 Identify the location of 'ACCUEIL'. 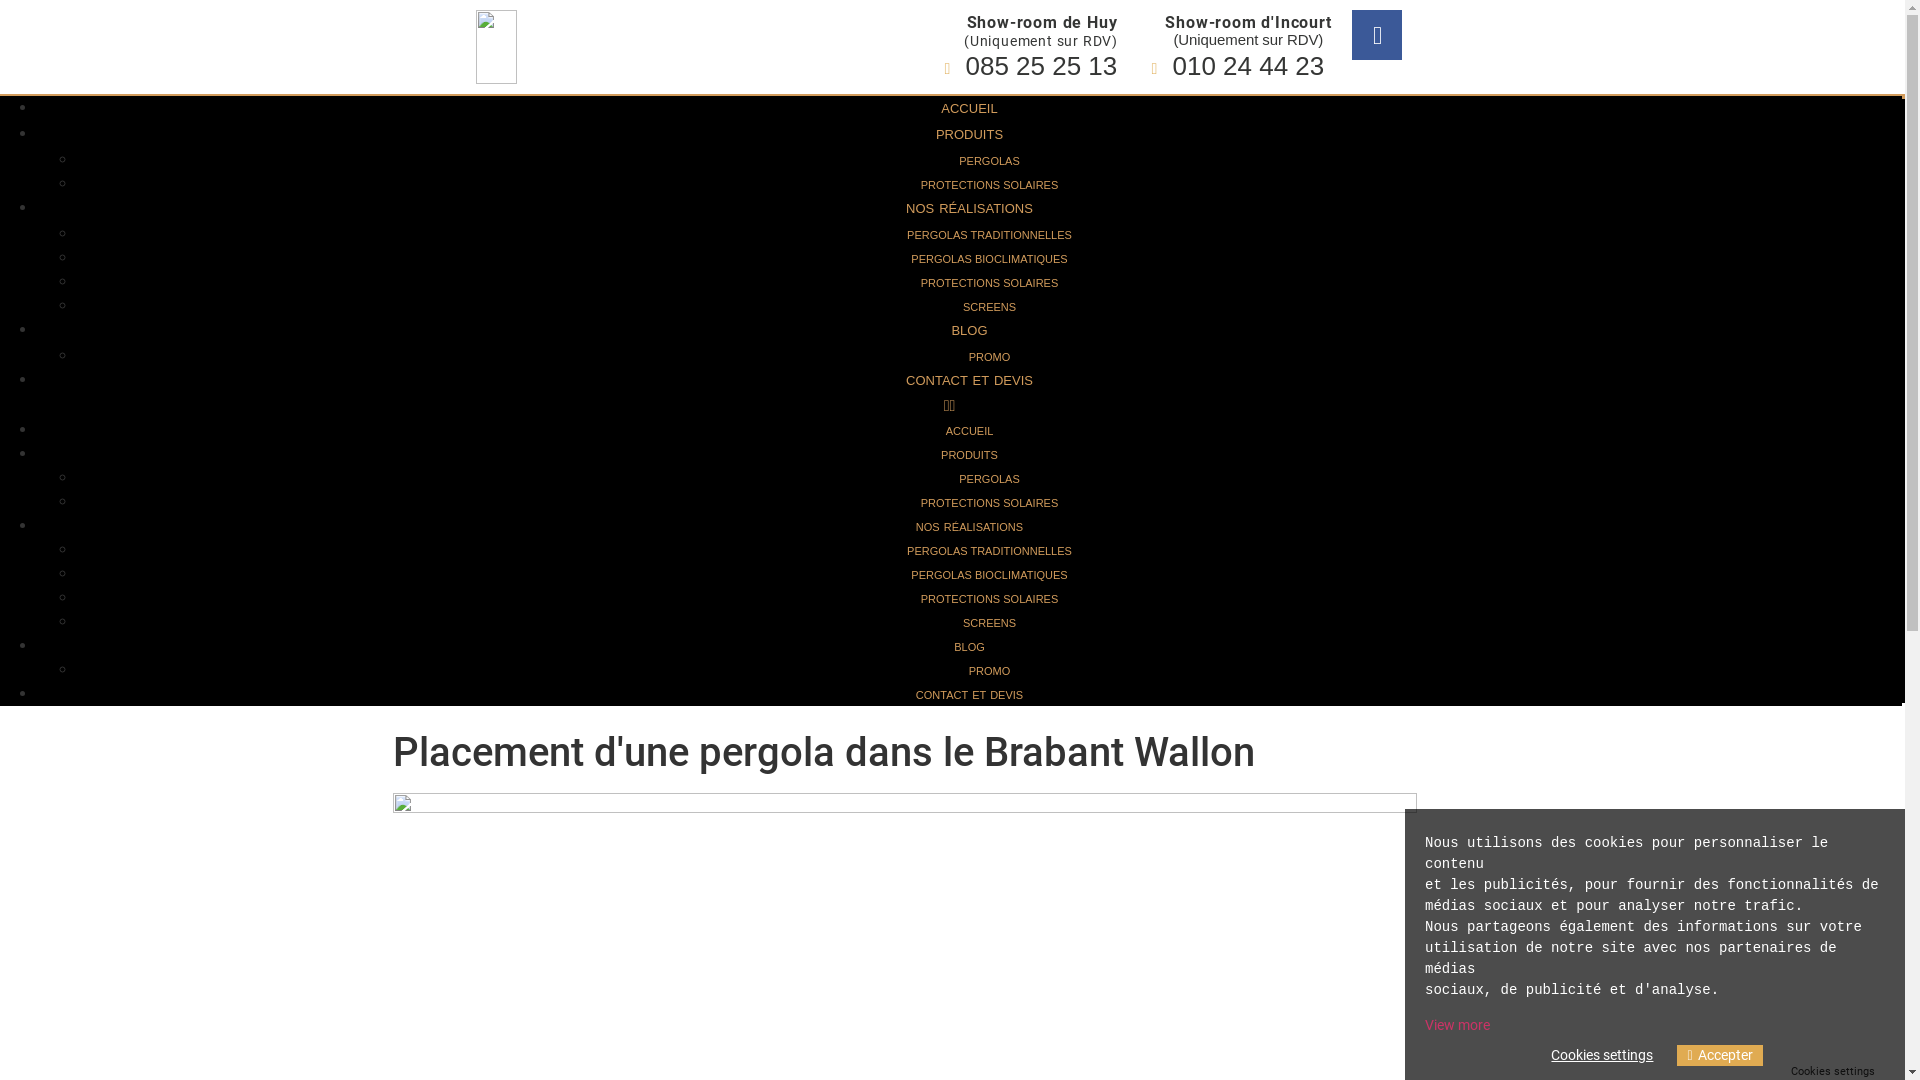
(925, 108).